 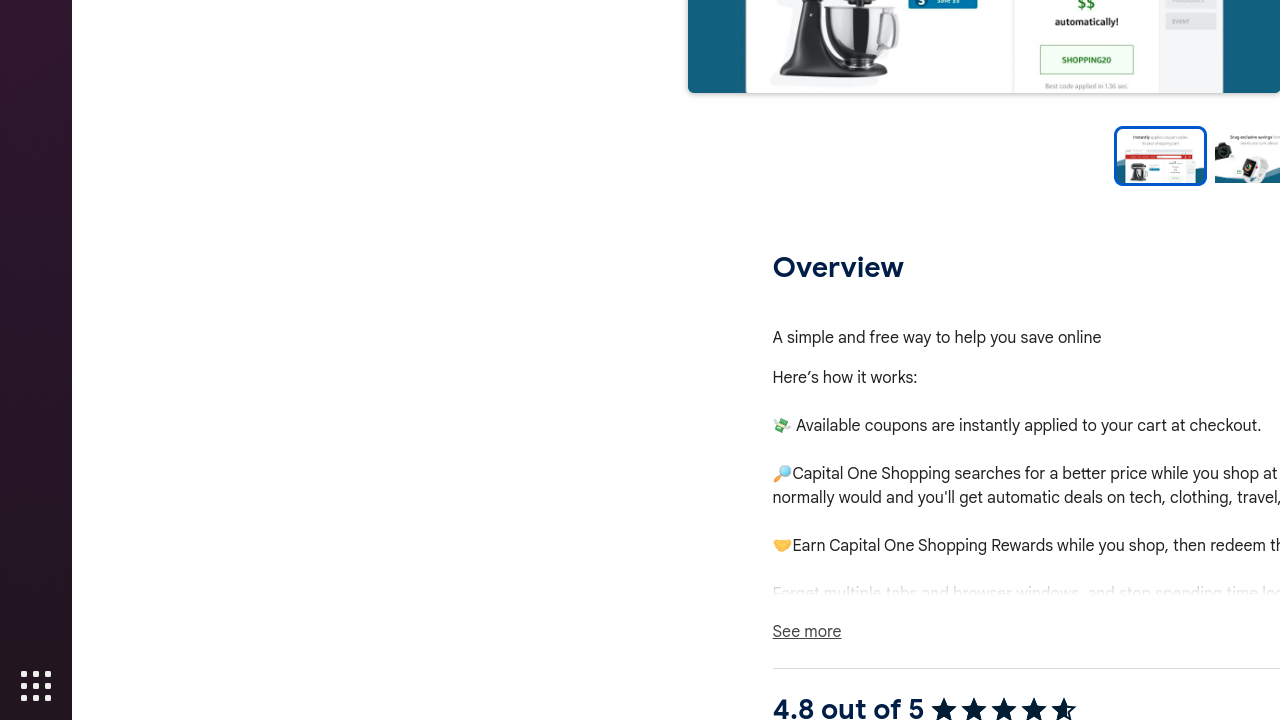 What do you see at coordinates (35, 685) in the screenshot?
I see `'Show Applications'` at bounding box center [35, 685].